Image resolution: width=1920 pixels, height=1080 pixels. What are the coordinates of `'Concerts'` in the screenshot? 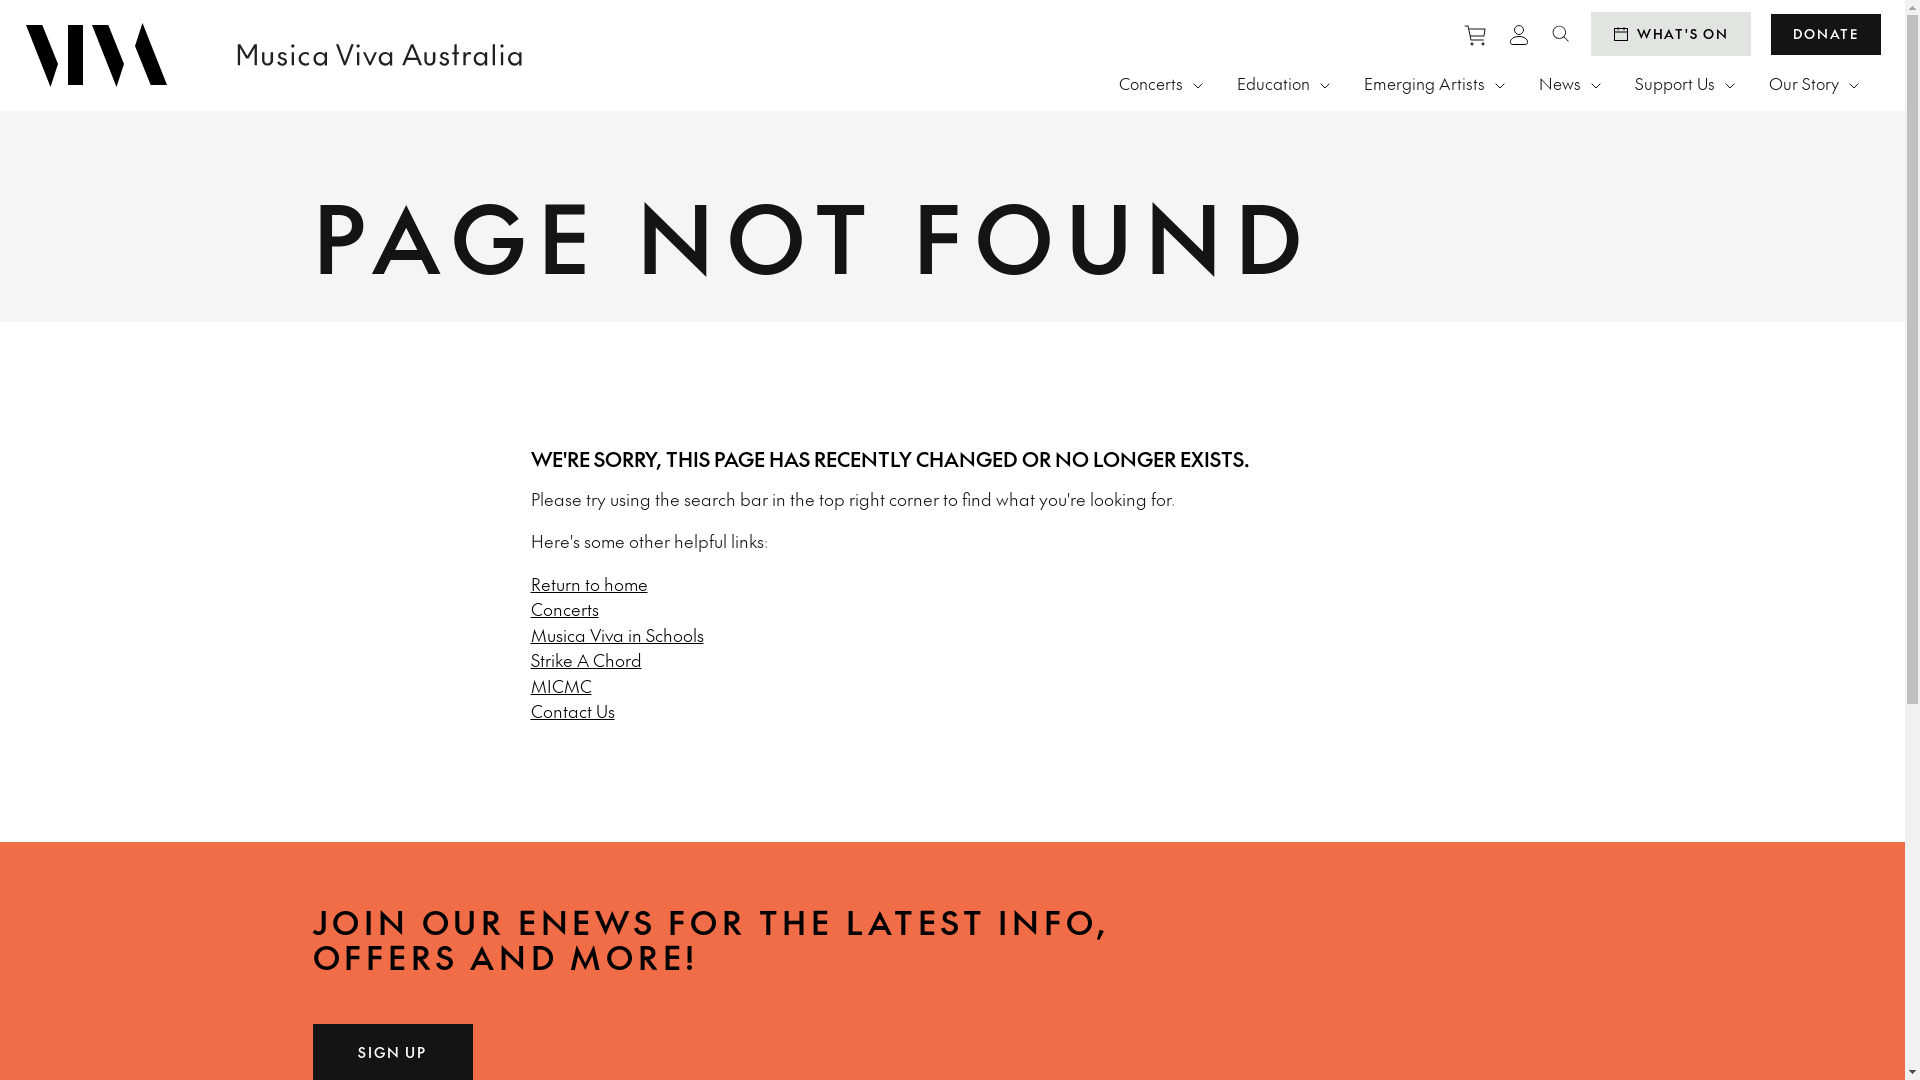 It's located at (1161, 82).